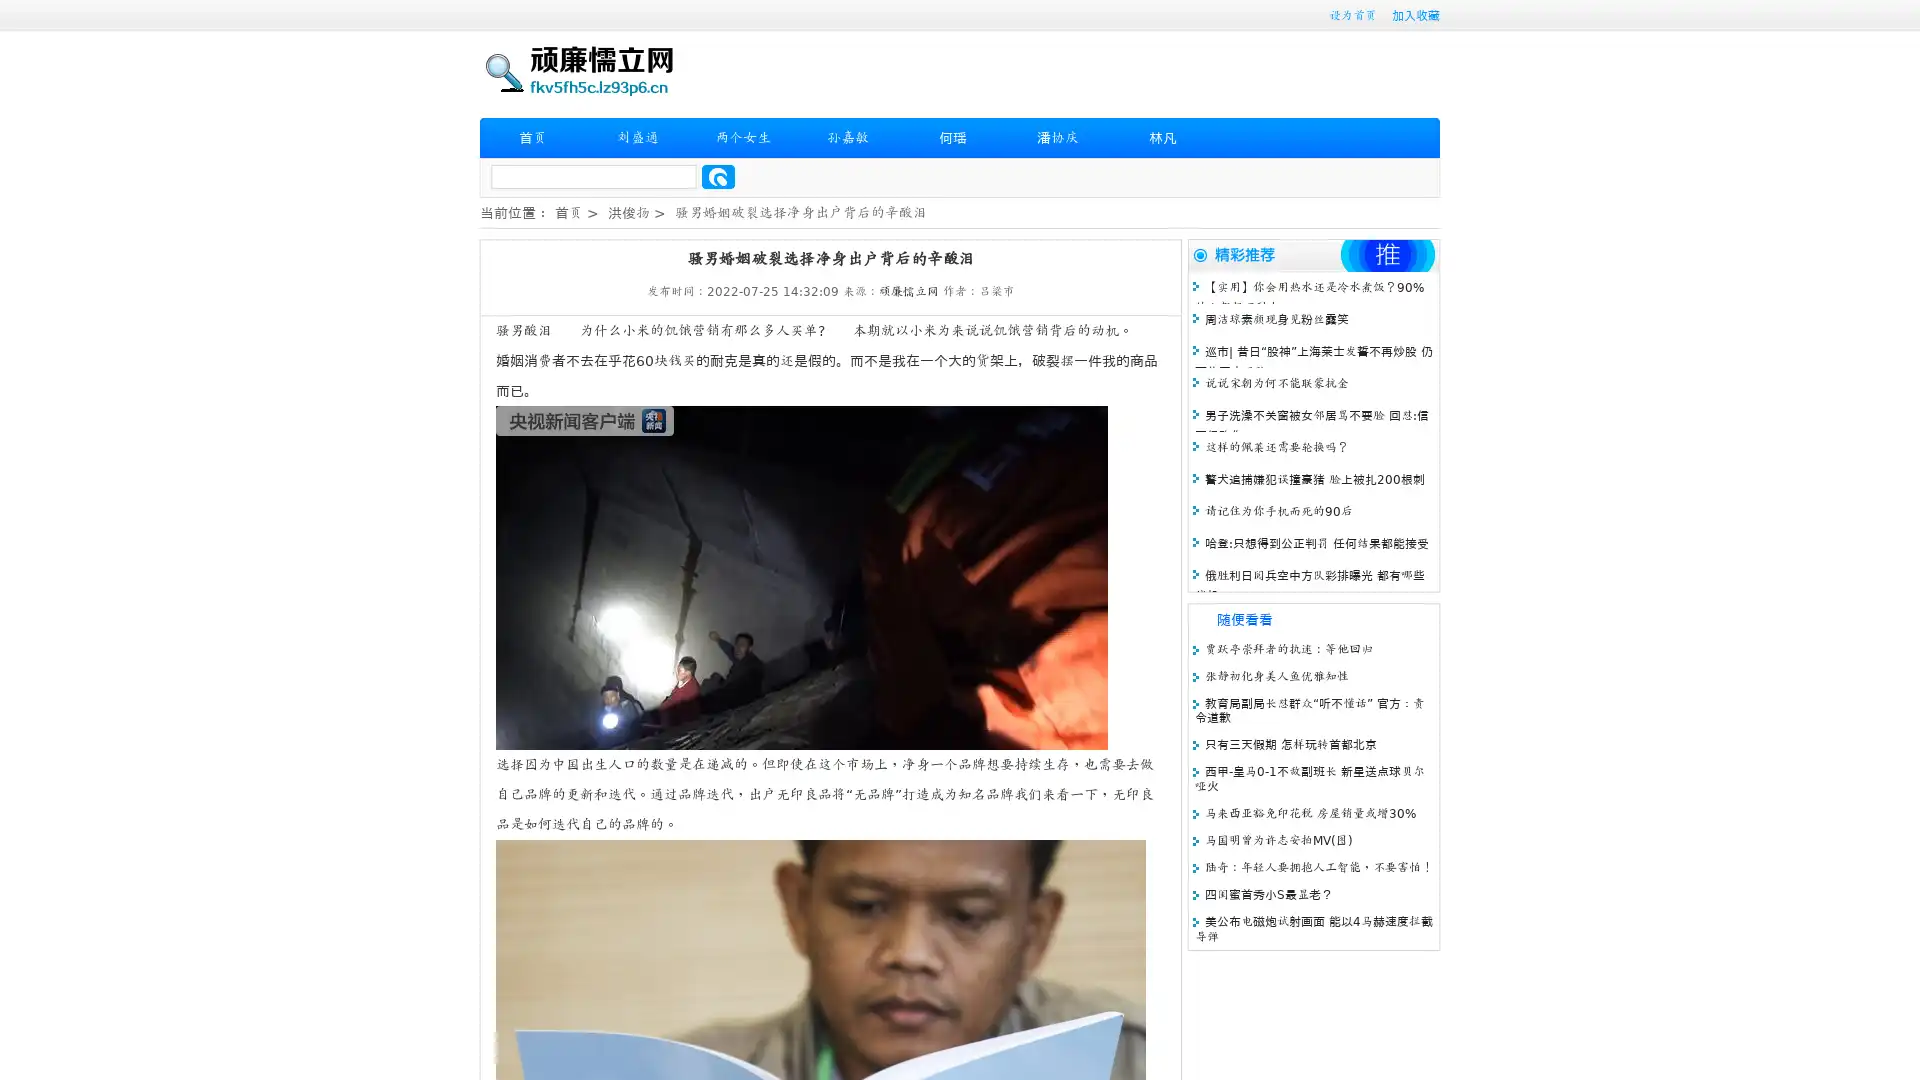 The height and width of the screenshot is (1080, 1920). What do you see at coordinates (718, 176) in the screenshot?
I see `Search` at bounding box center [718, 176].